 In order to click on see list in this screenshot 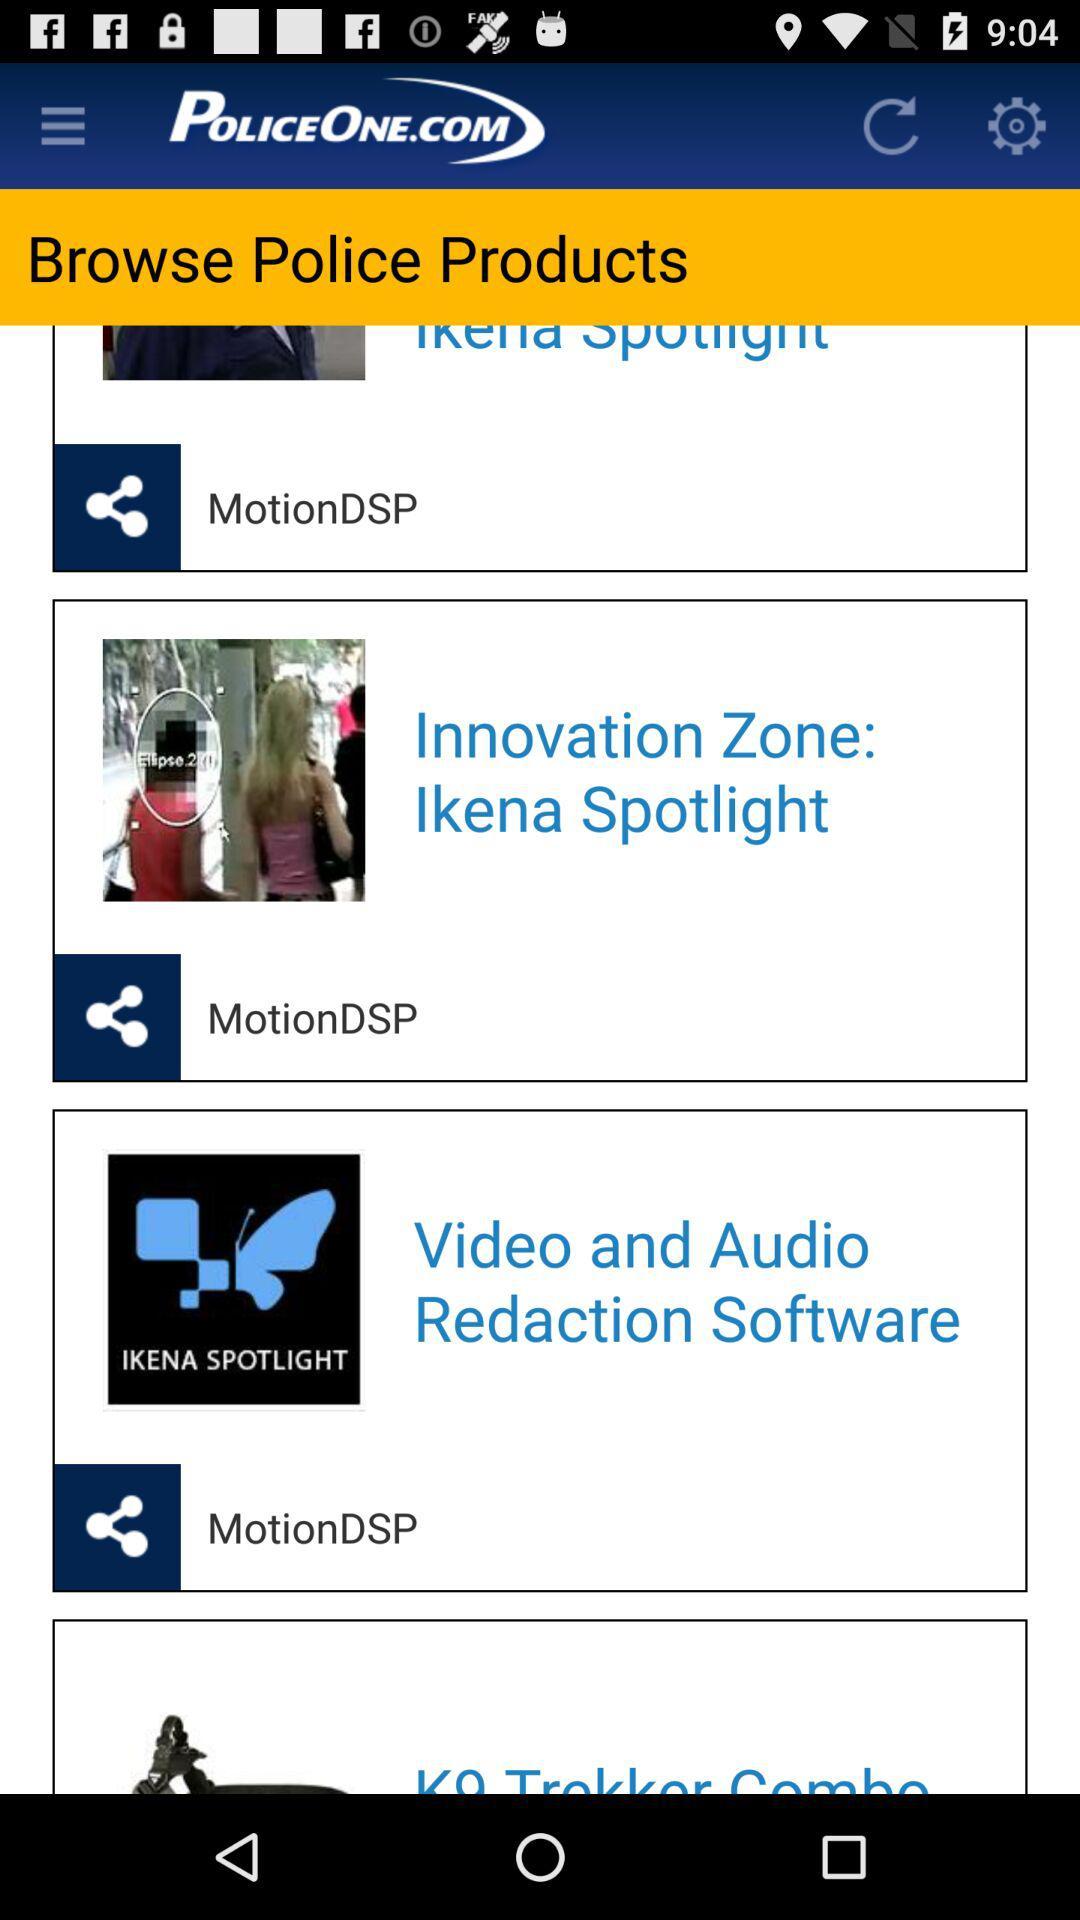, I will do `click(61, 124)`.